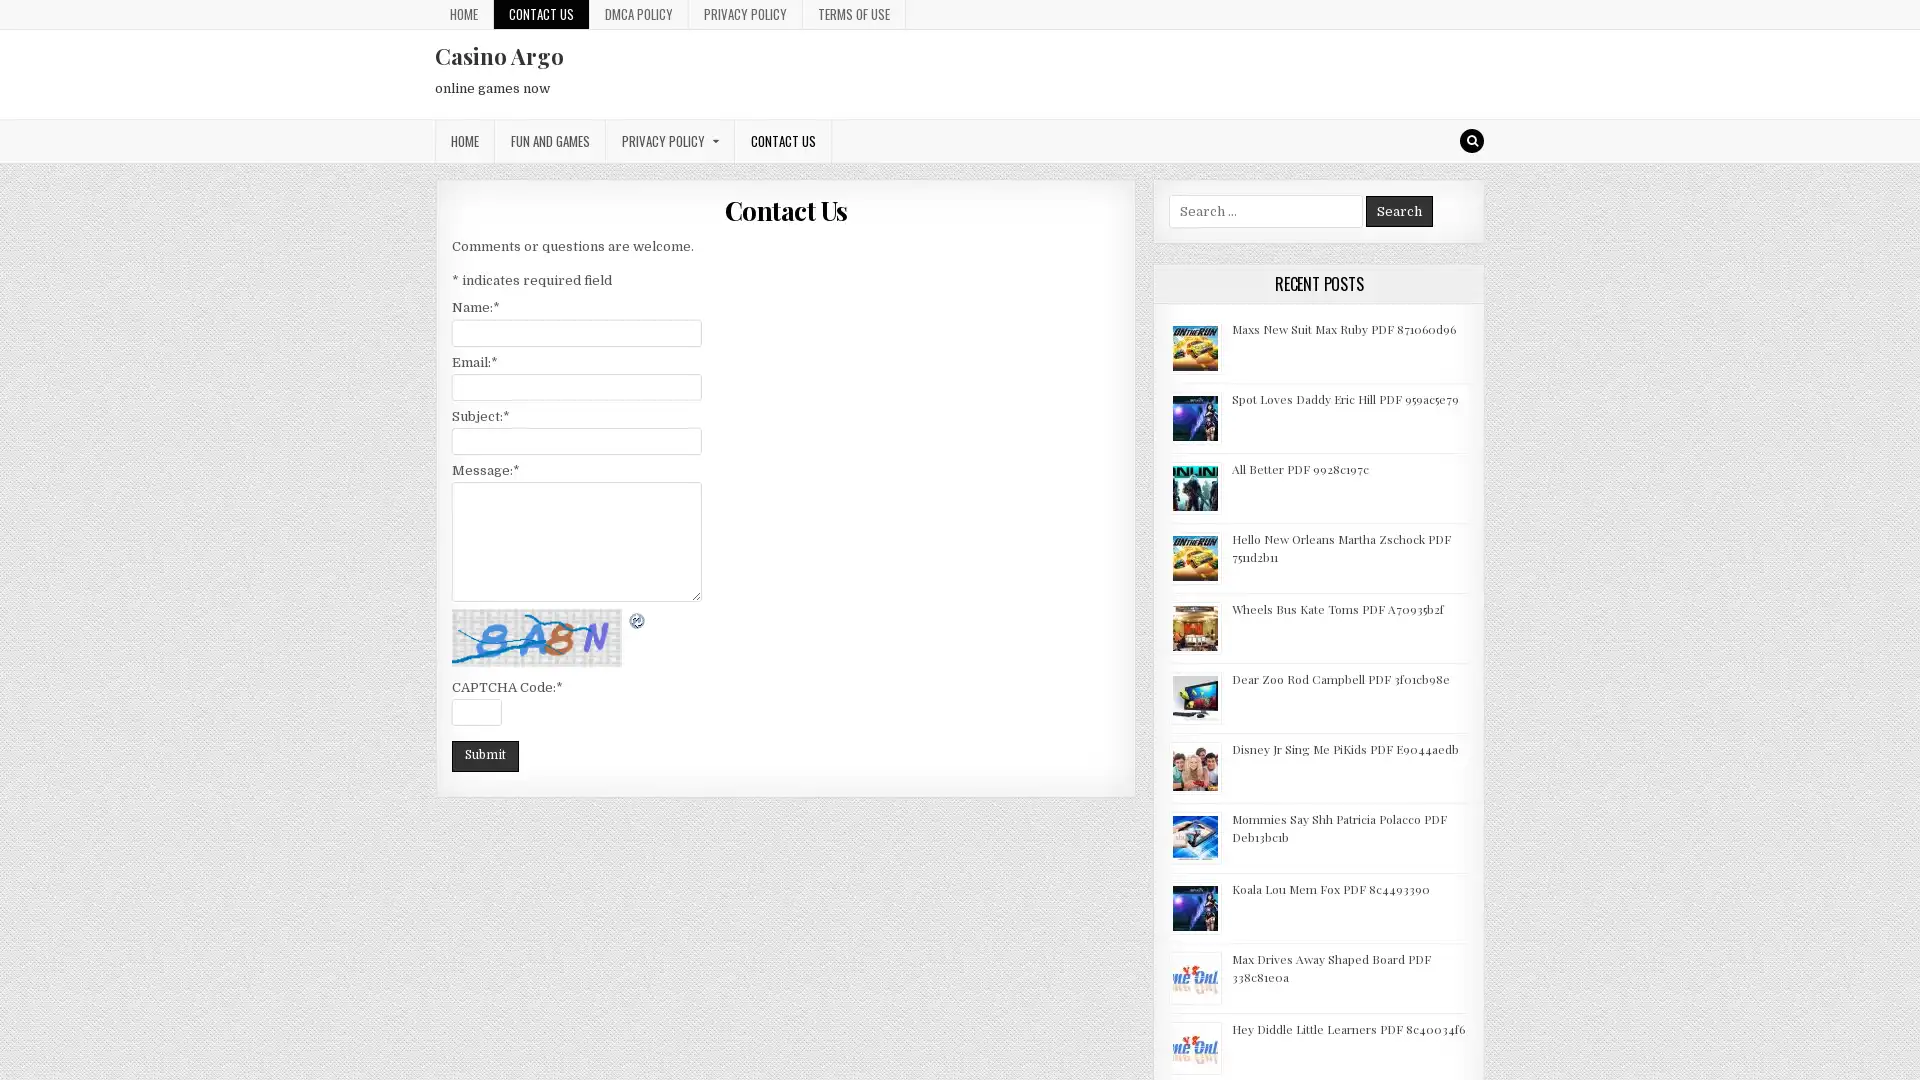  I want to click on Submit, so click(485, 755).